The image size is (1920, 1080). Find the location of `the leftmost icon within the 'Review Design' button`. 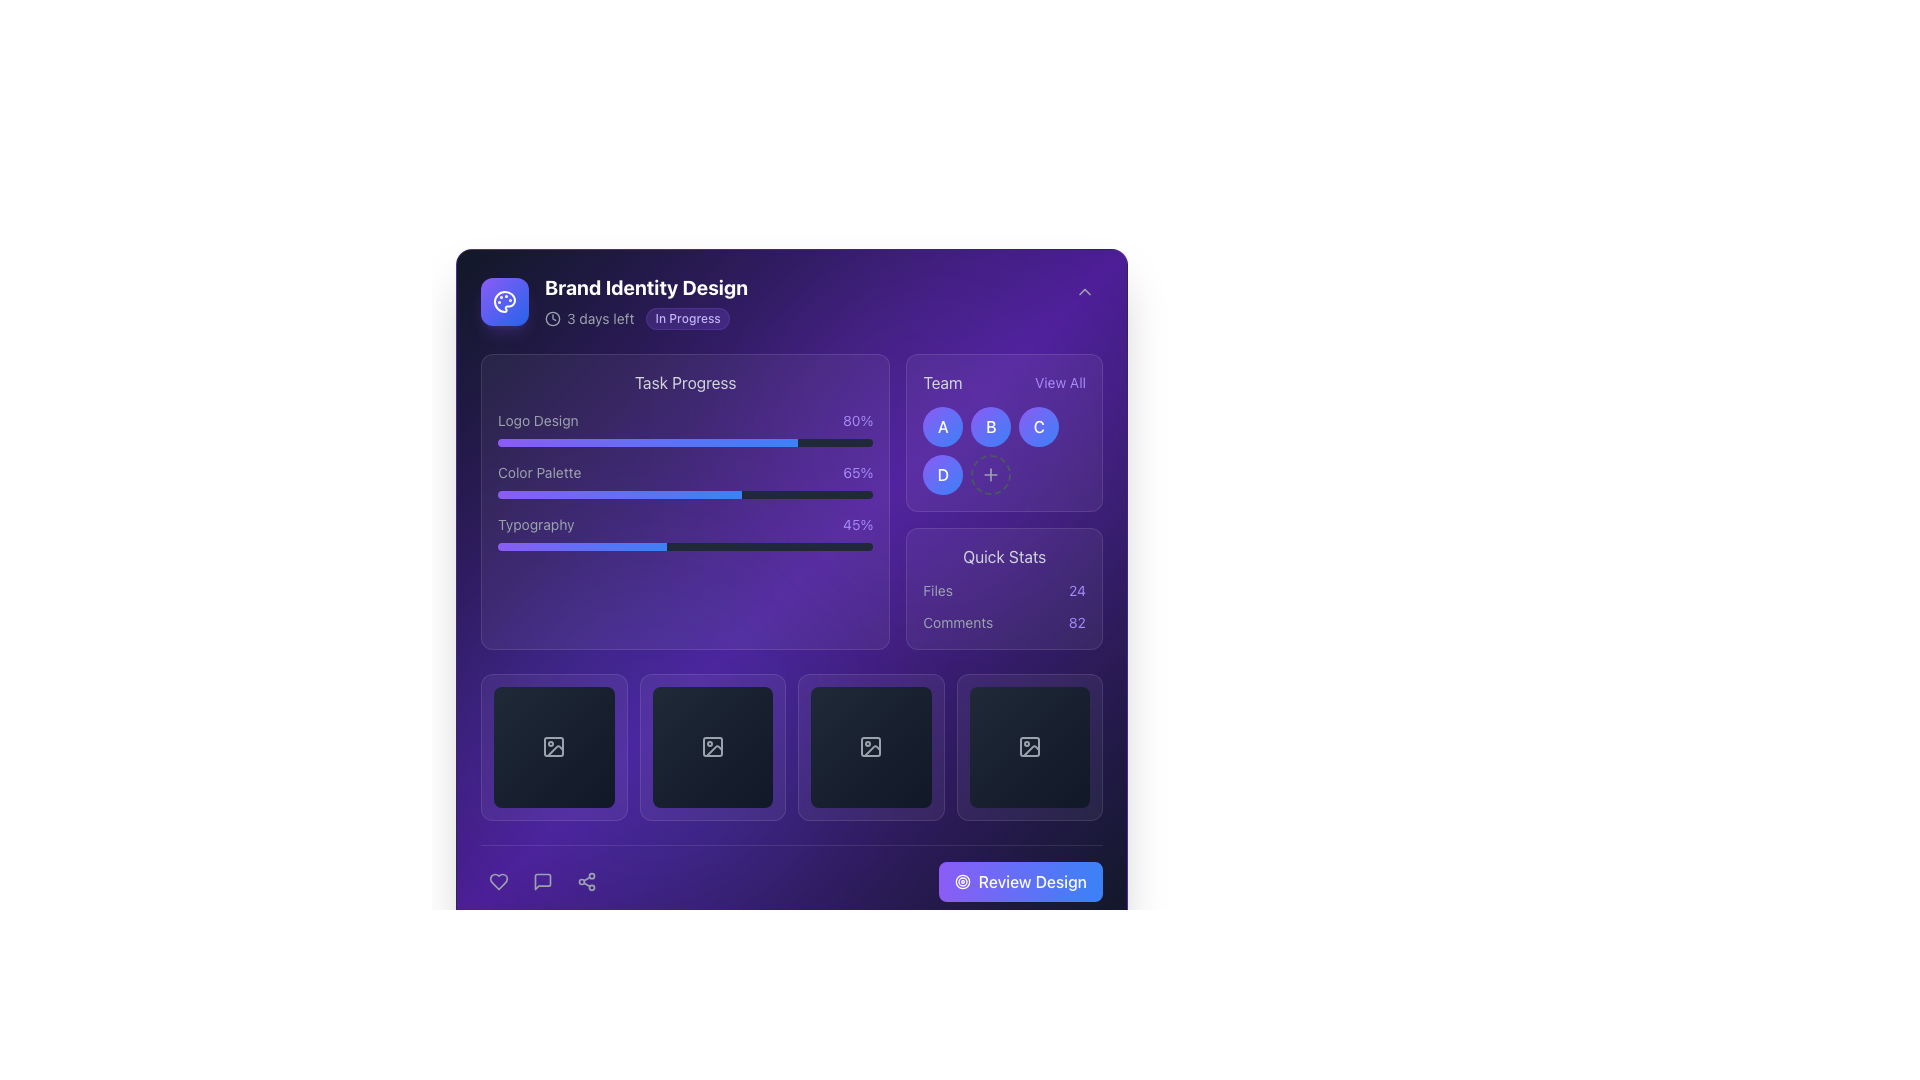

the leftmost icon within the 'Review Design' button is located at coordinates (962, 880).